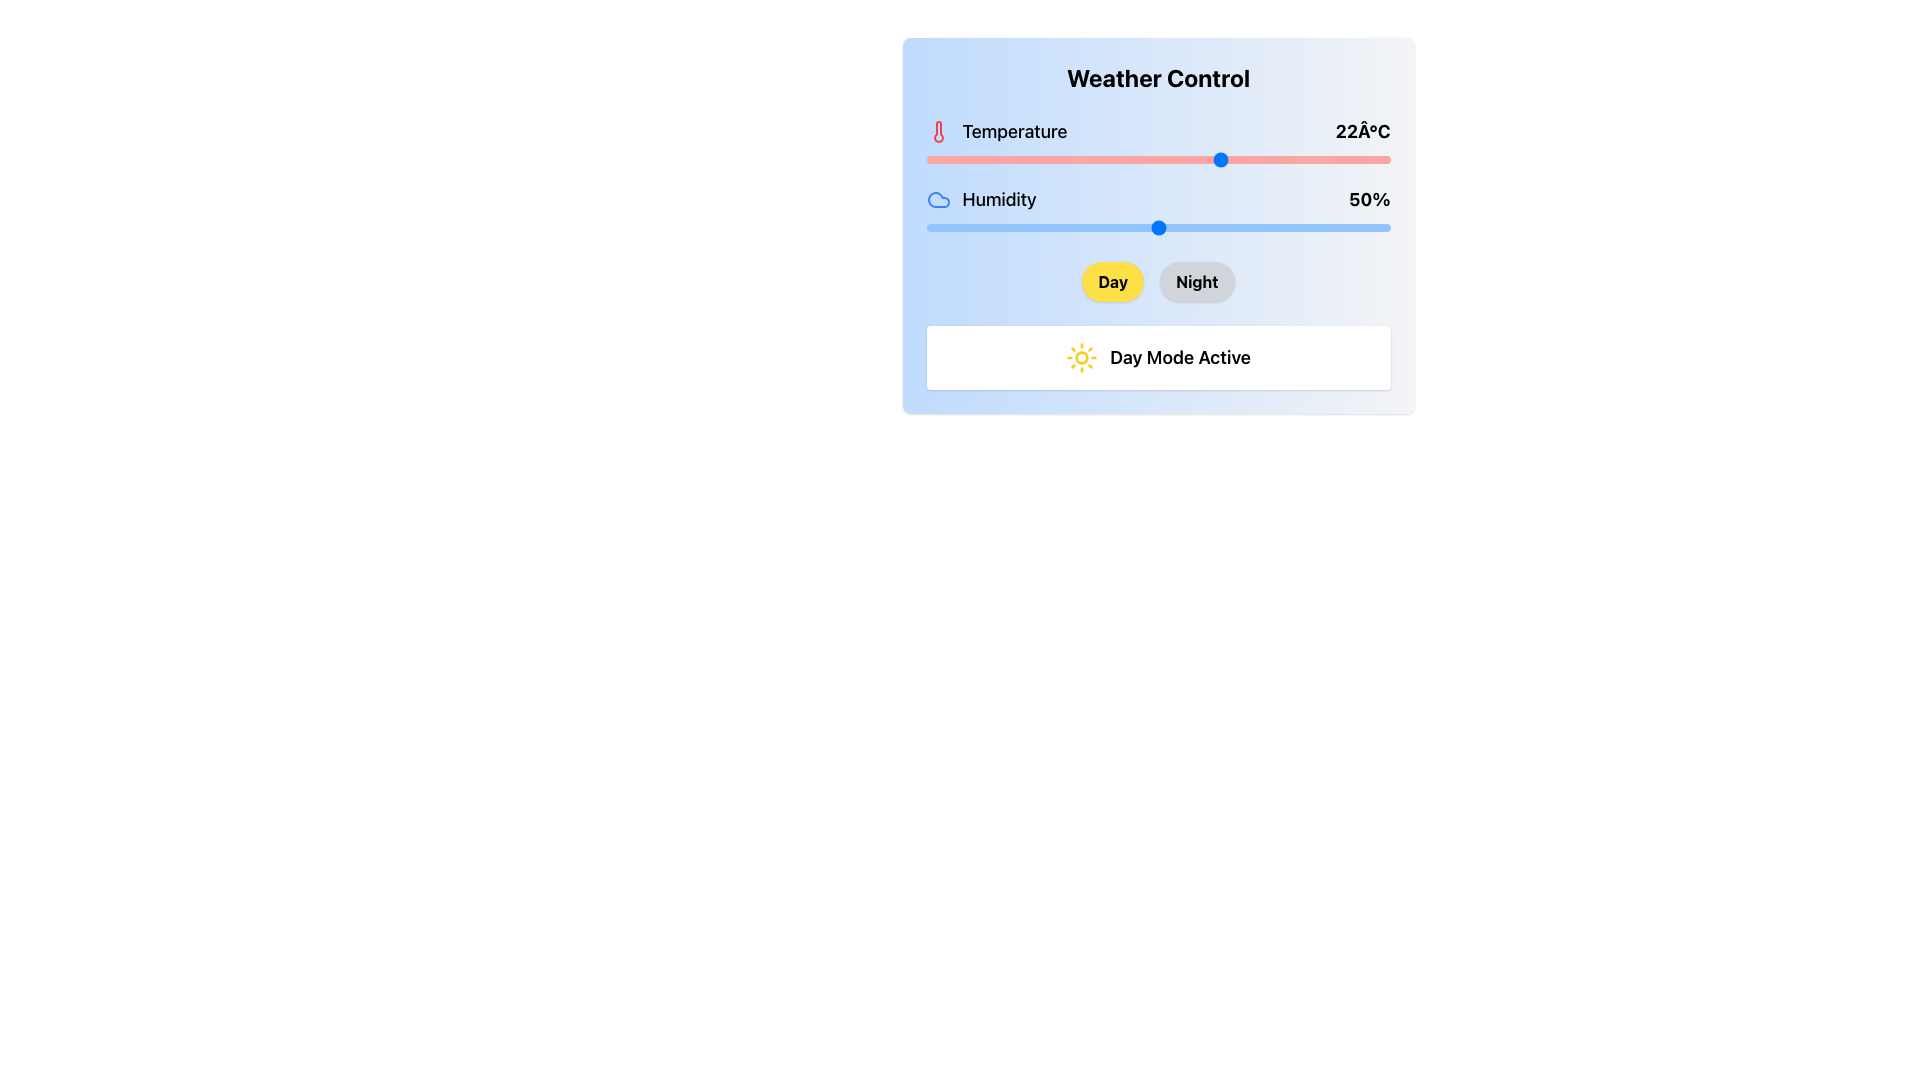  What do you see at coordinates (1158, 76) in the screenshot?
I see `the bold, centered text header displaying 'Weather Control' at the top of the weather configuration widget` at bounding box center [1158, 76].